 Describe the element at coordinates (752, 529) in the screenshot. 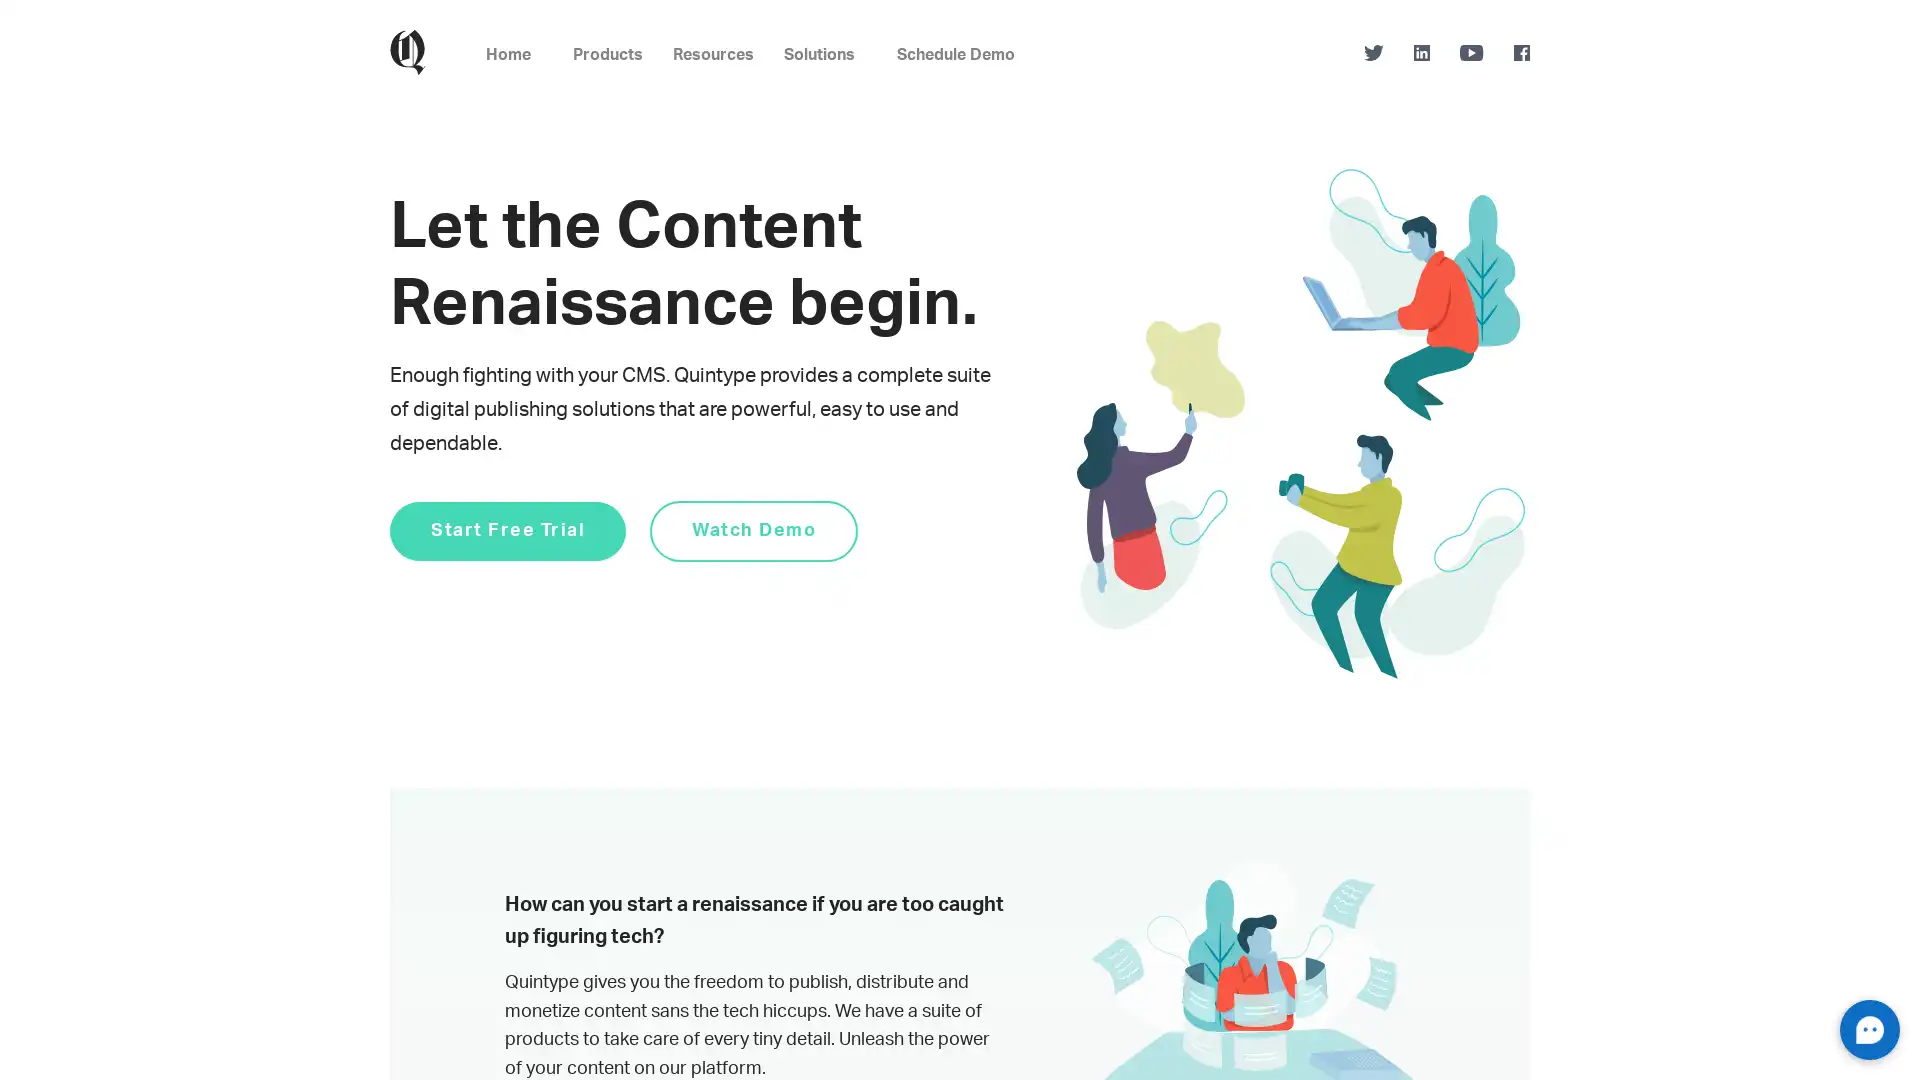

I see `Watch Demo` at that location.